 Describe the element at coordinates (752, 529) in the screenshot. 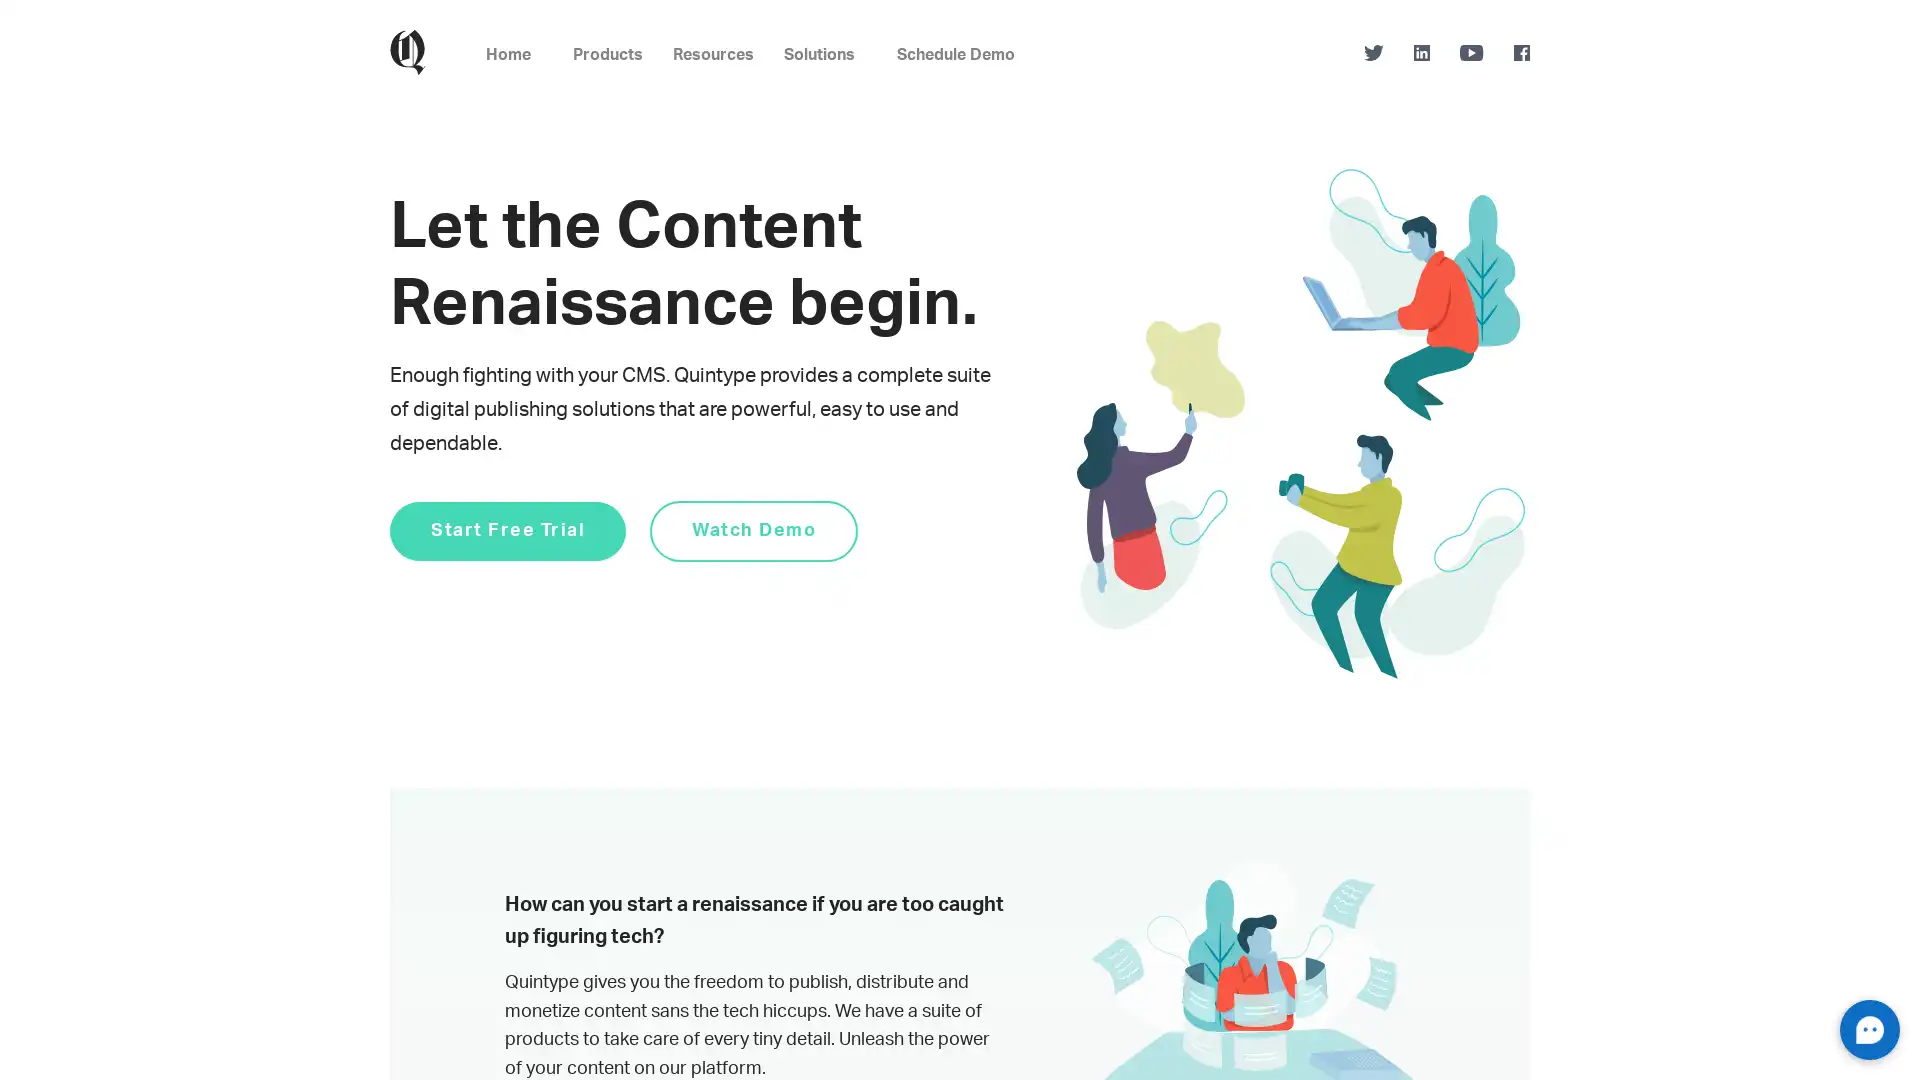

I see `Watch Demo` at that location.